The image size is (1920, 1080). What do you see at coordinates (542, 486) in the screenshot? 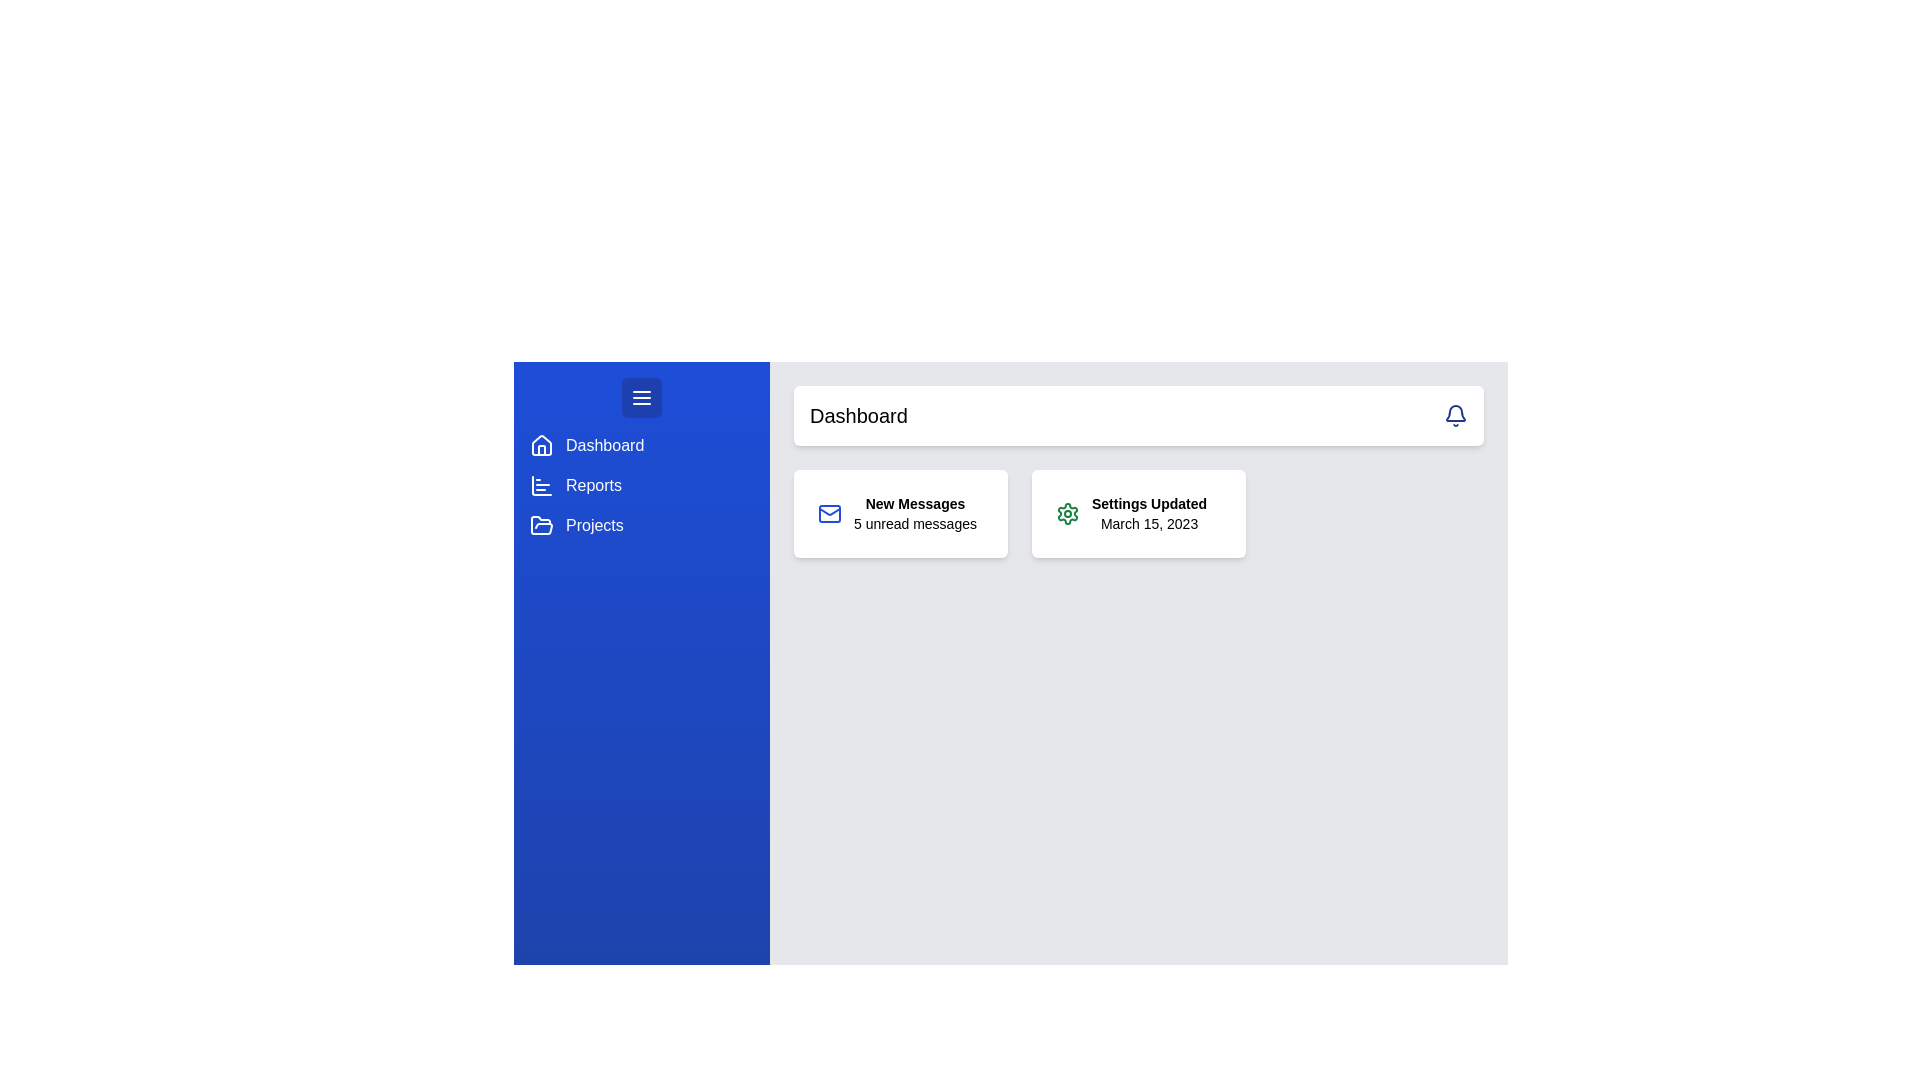
I see `the blue bar chart icon located in the sidebar, adjacent to the text 'Reports'` at bounding box center [542, 486].